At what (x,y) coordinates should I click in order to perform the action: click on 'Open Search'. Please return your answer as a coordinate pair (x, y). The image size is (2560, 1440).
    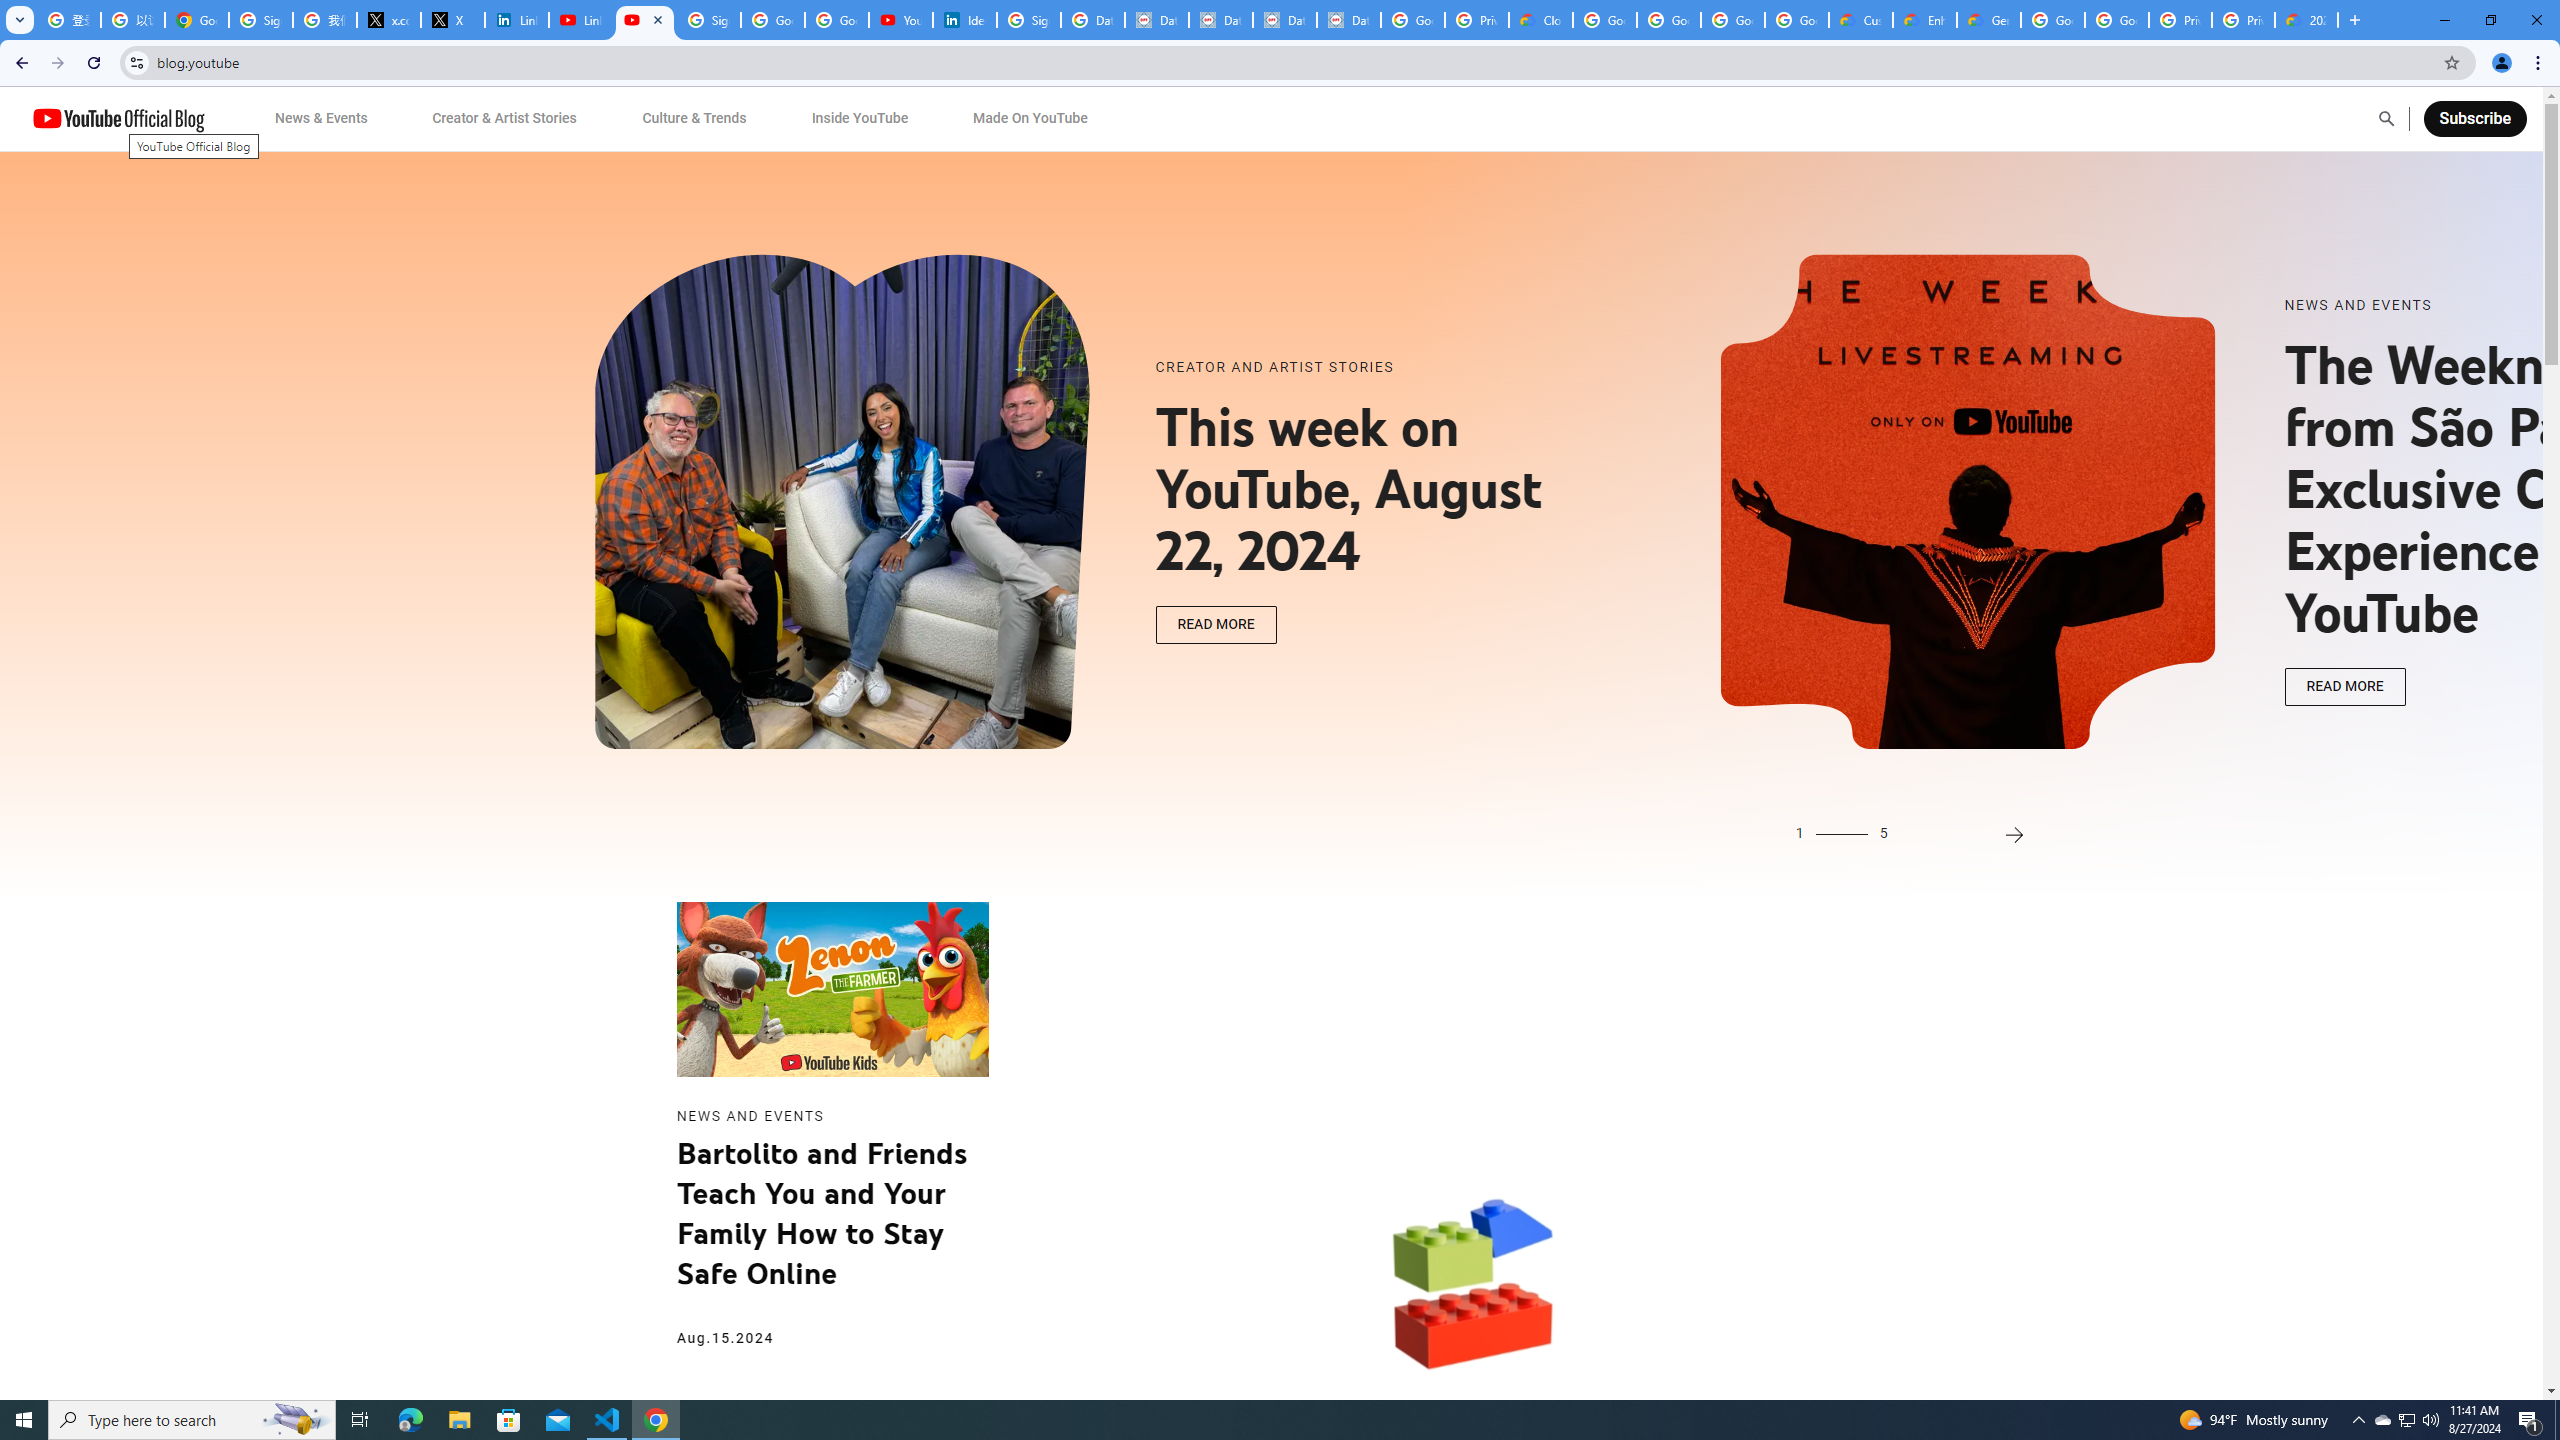
    Looking at the image, I should click on (2386, 118).